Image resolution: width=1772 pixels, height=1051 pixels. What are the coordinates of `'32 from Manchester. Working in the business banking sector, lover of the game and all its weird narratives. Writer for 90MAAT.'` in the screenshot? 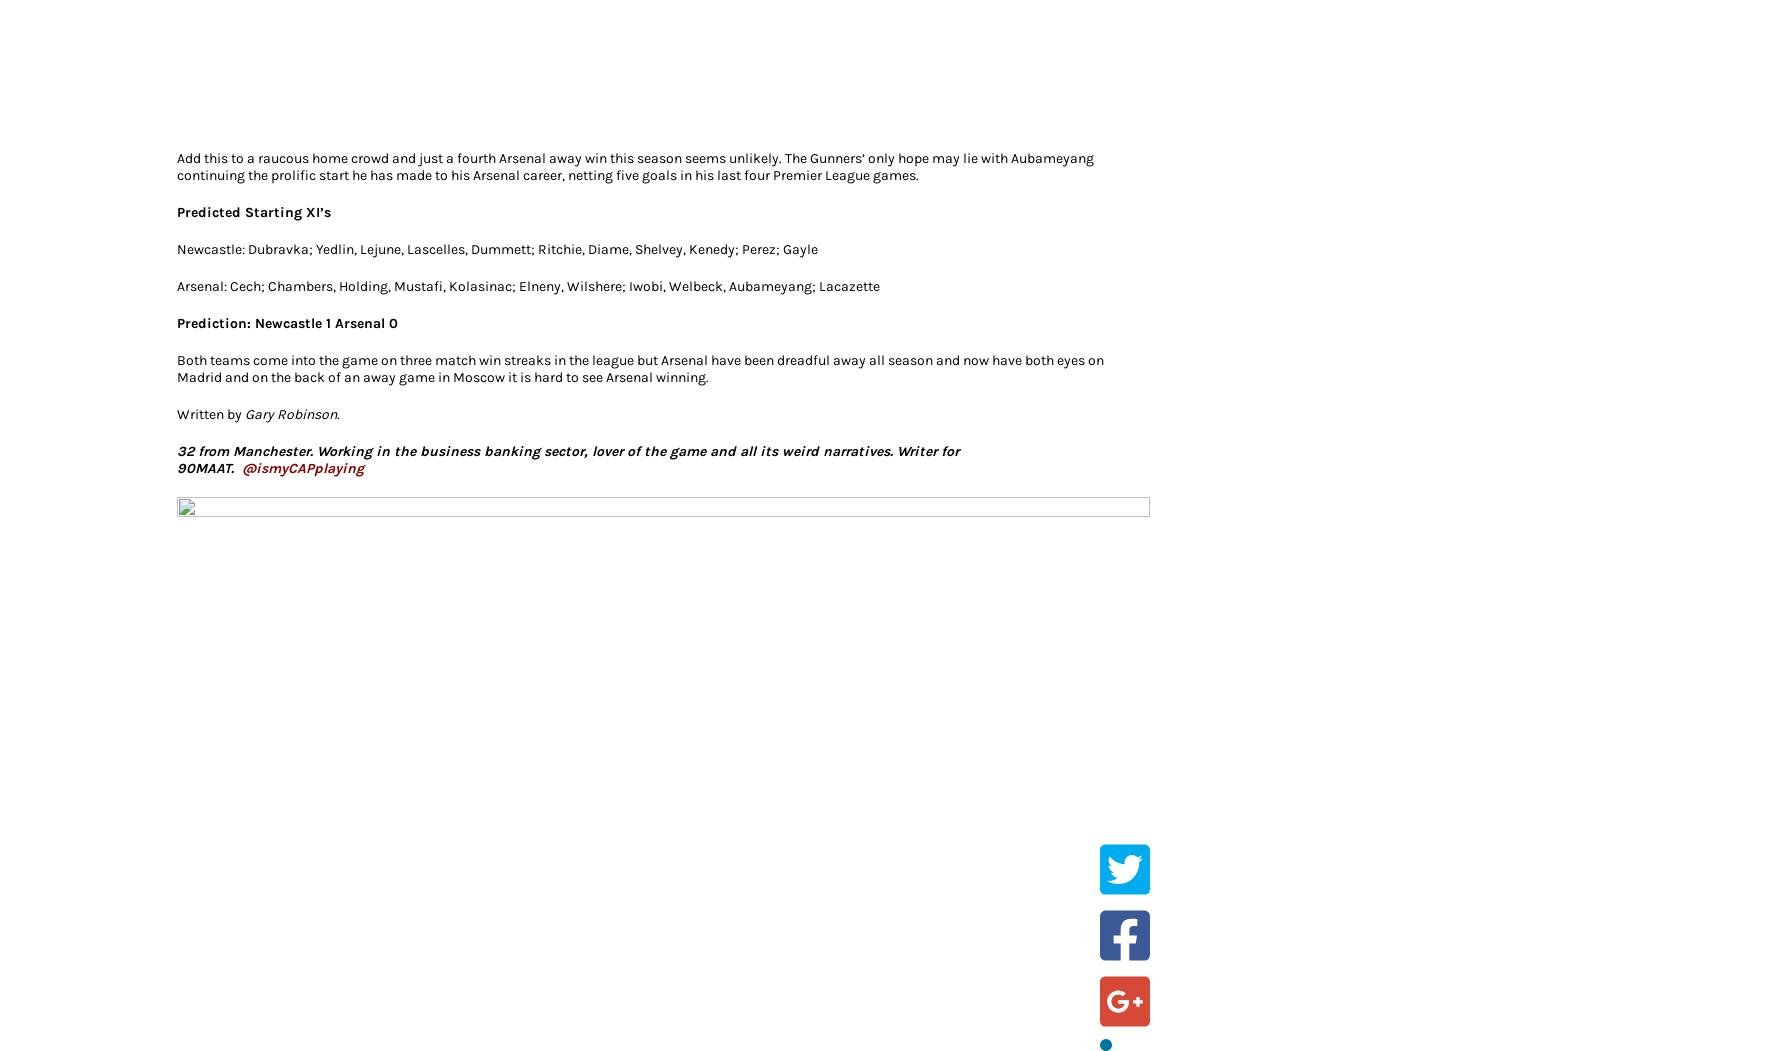 It's located at (567, 457).